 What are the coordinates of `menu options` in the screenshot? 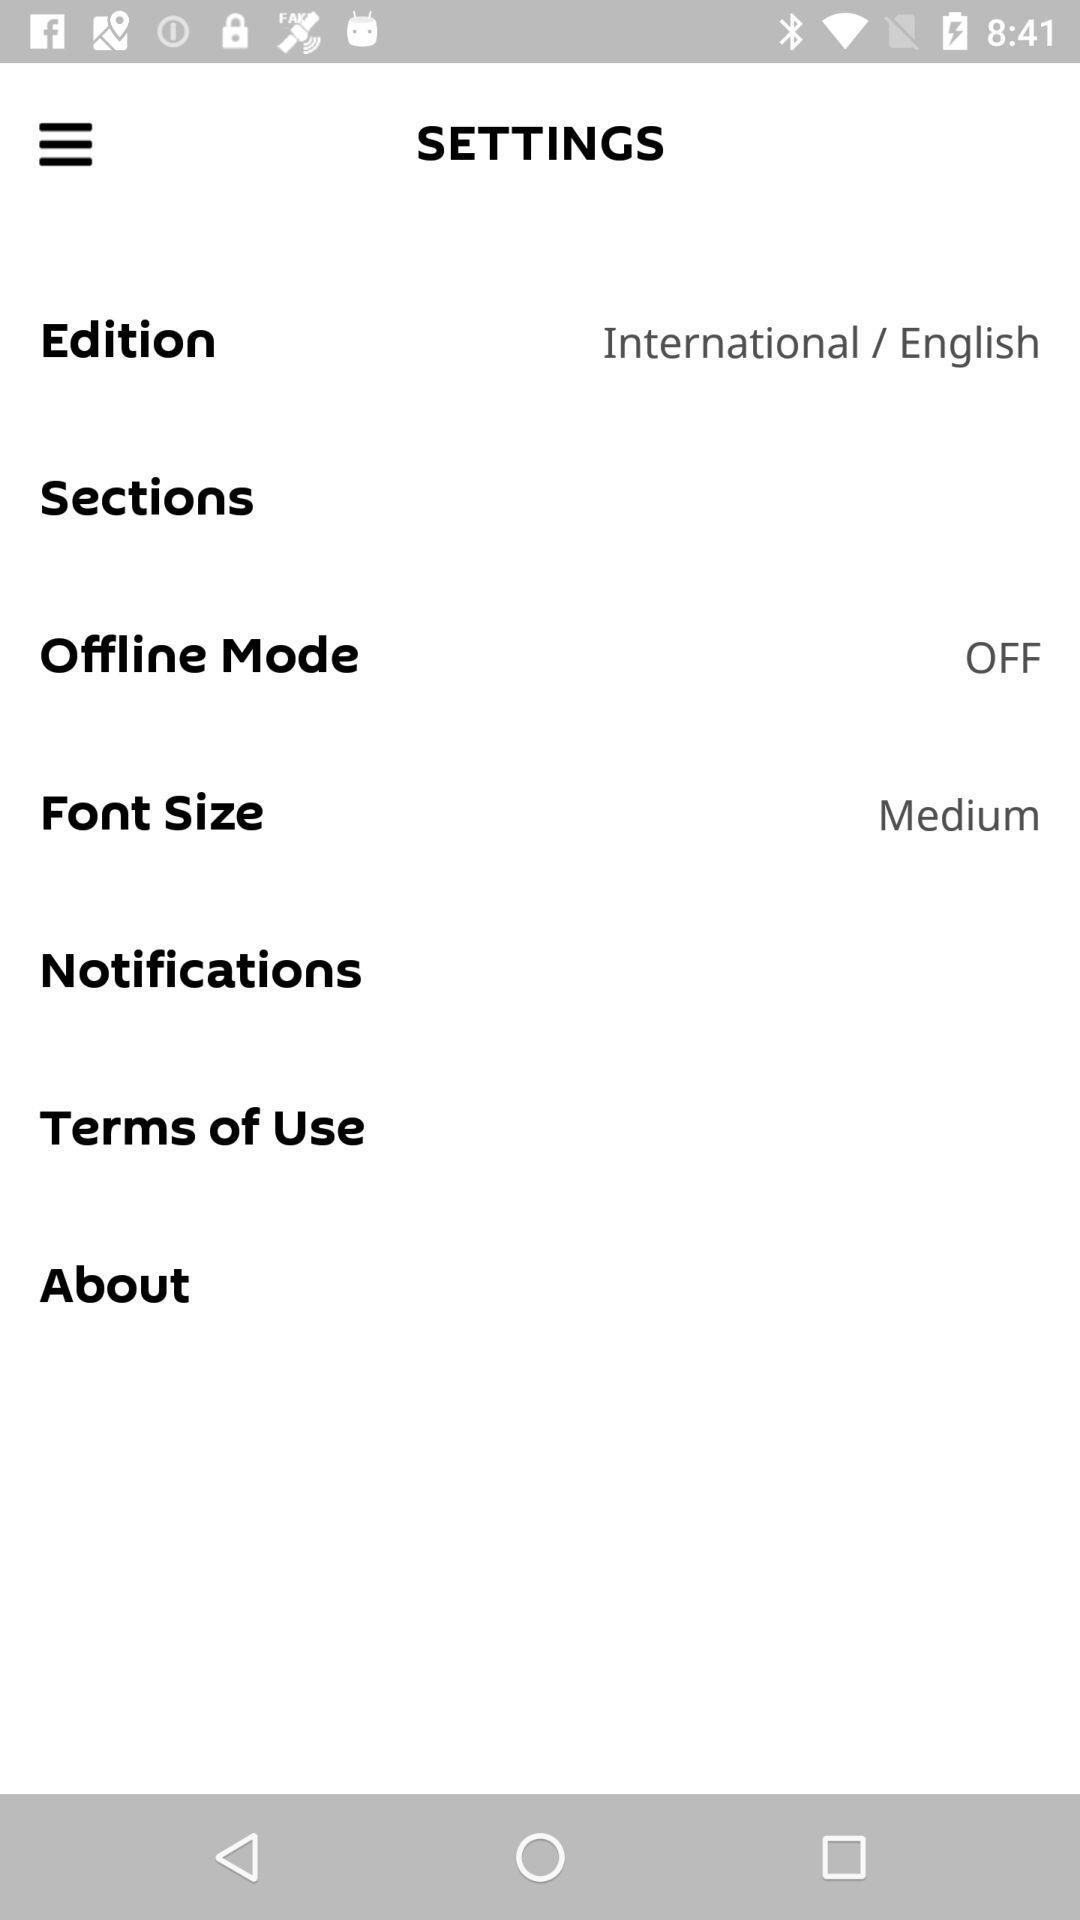 It's located at (64, 143).